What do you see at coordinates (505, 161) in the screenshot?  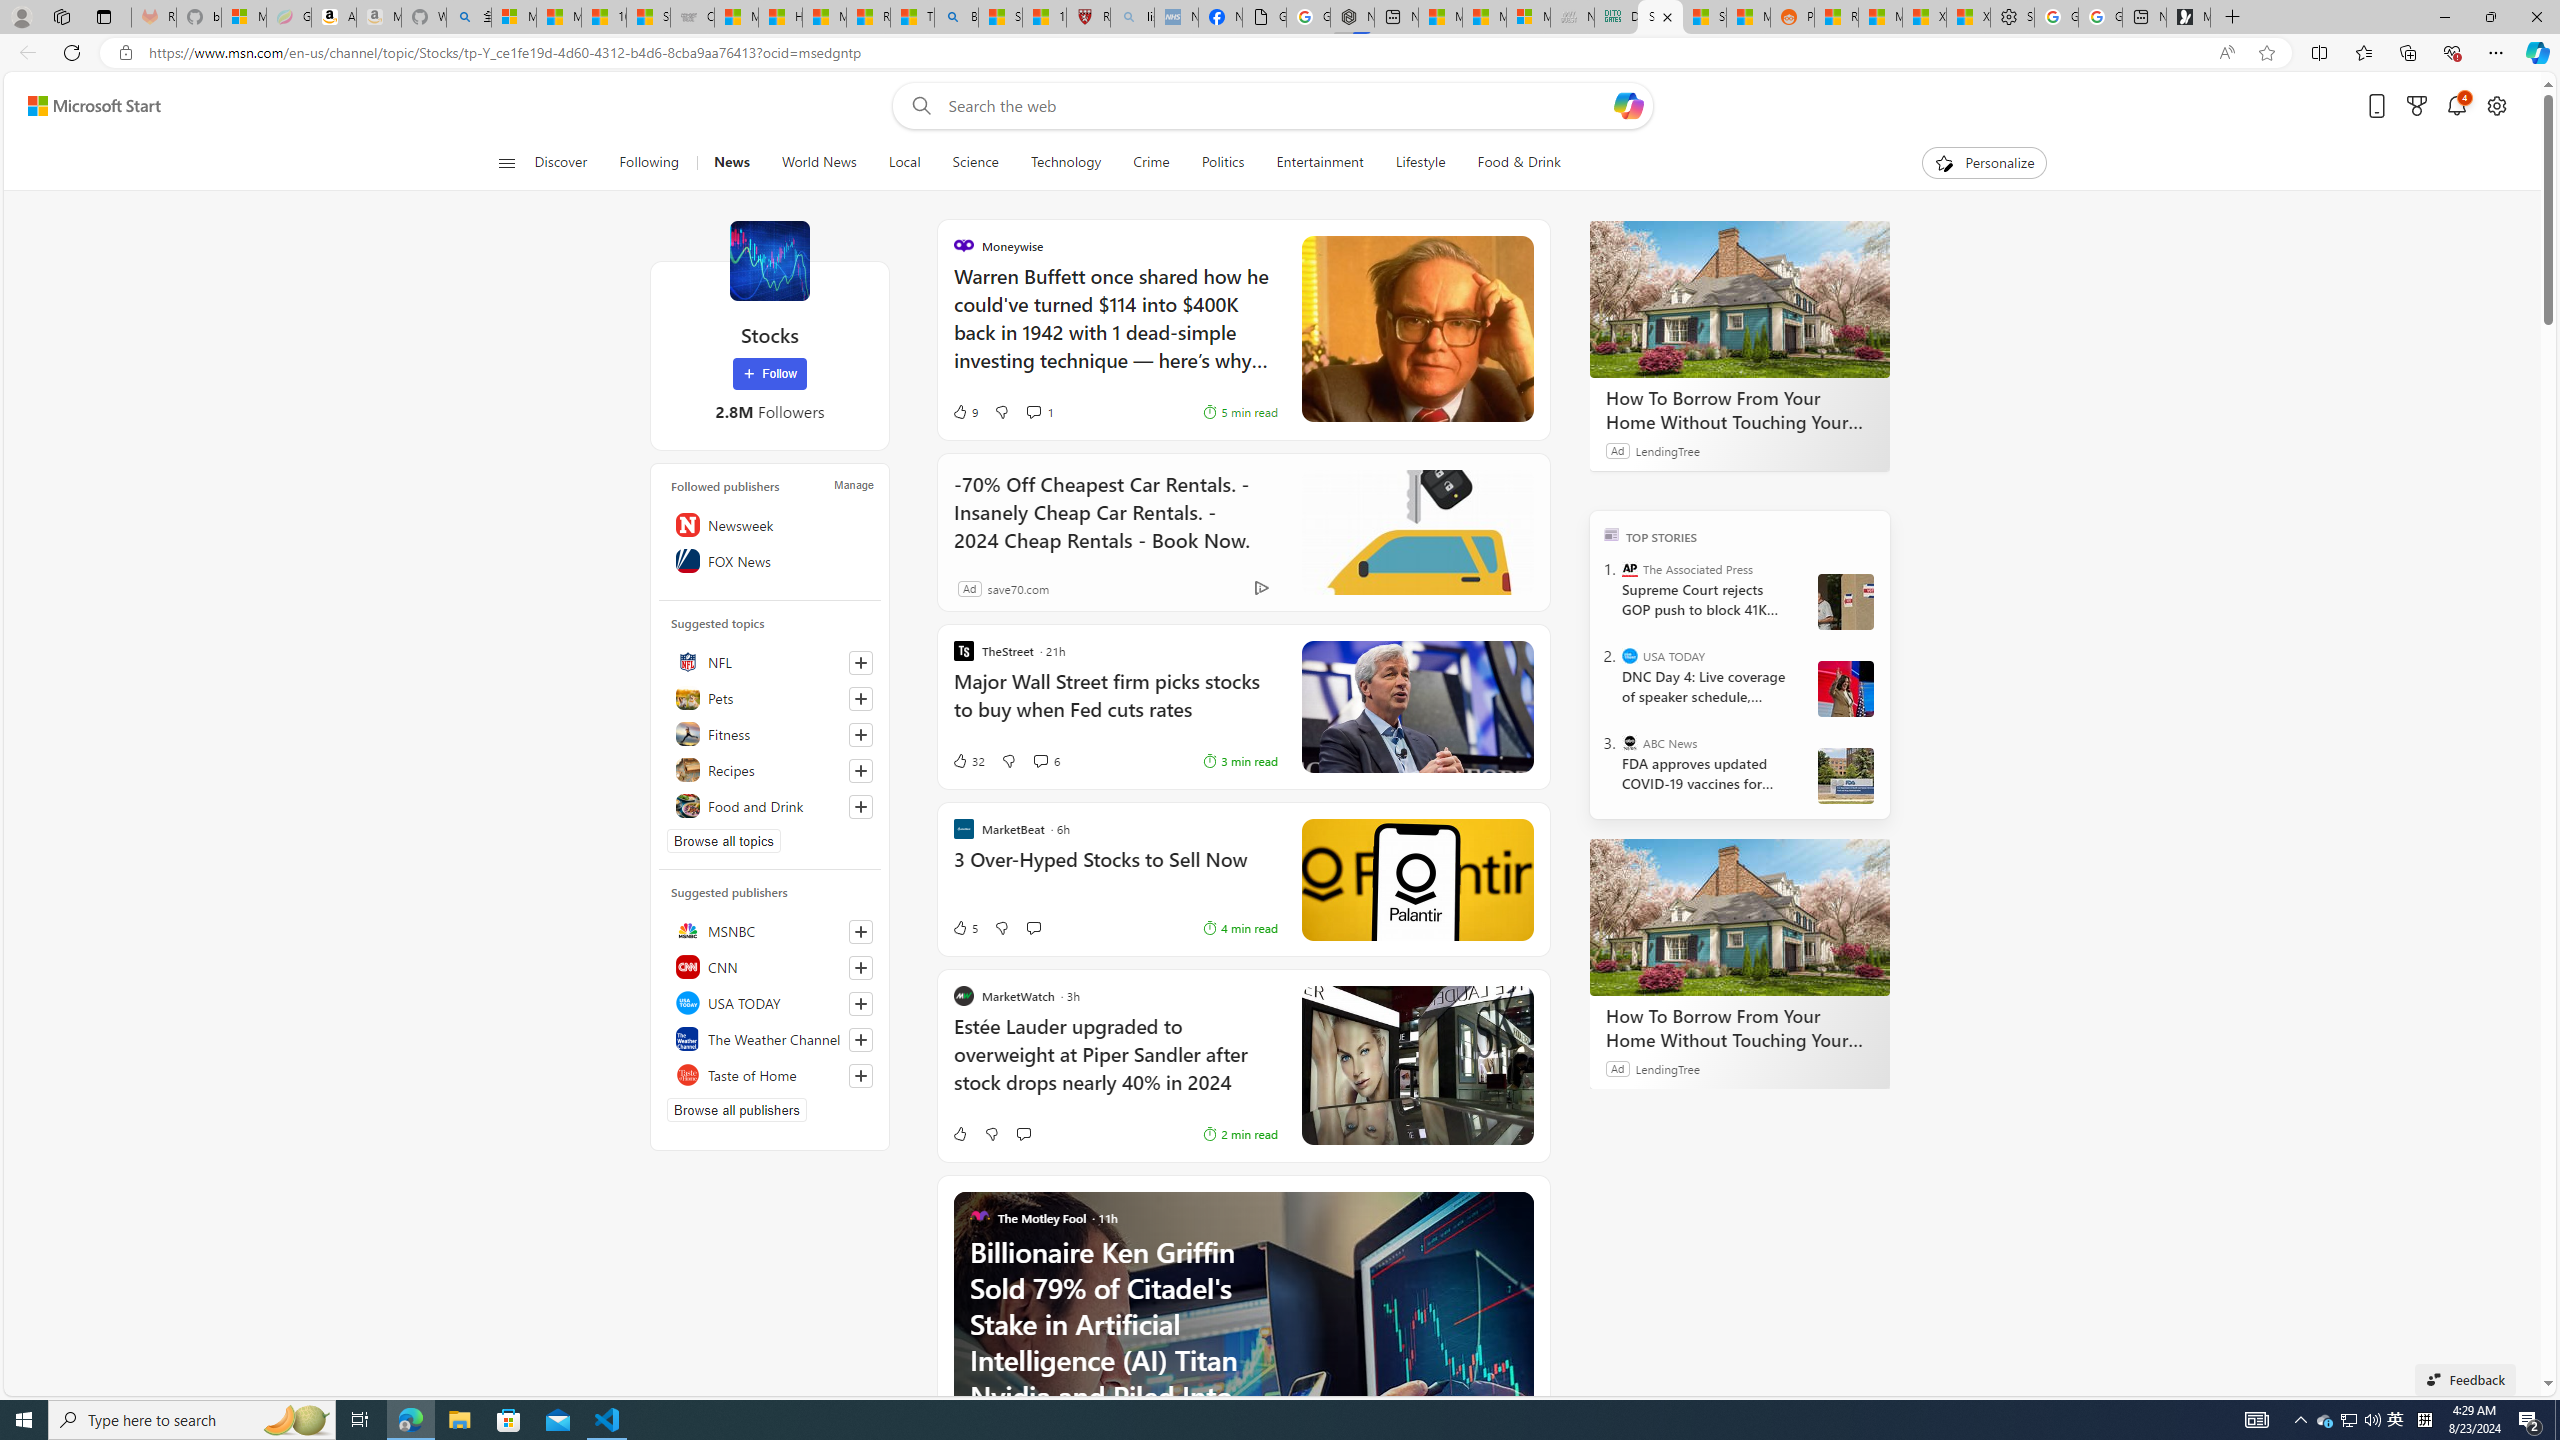 I see `'Open navigation menu'` at bounding box center [505, 161].